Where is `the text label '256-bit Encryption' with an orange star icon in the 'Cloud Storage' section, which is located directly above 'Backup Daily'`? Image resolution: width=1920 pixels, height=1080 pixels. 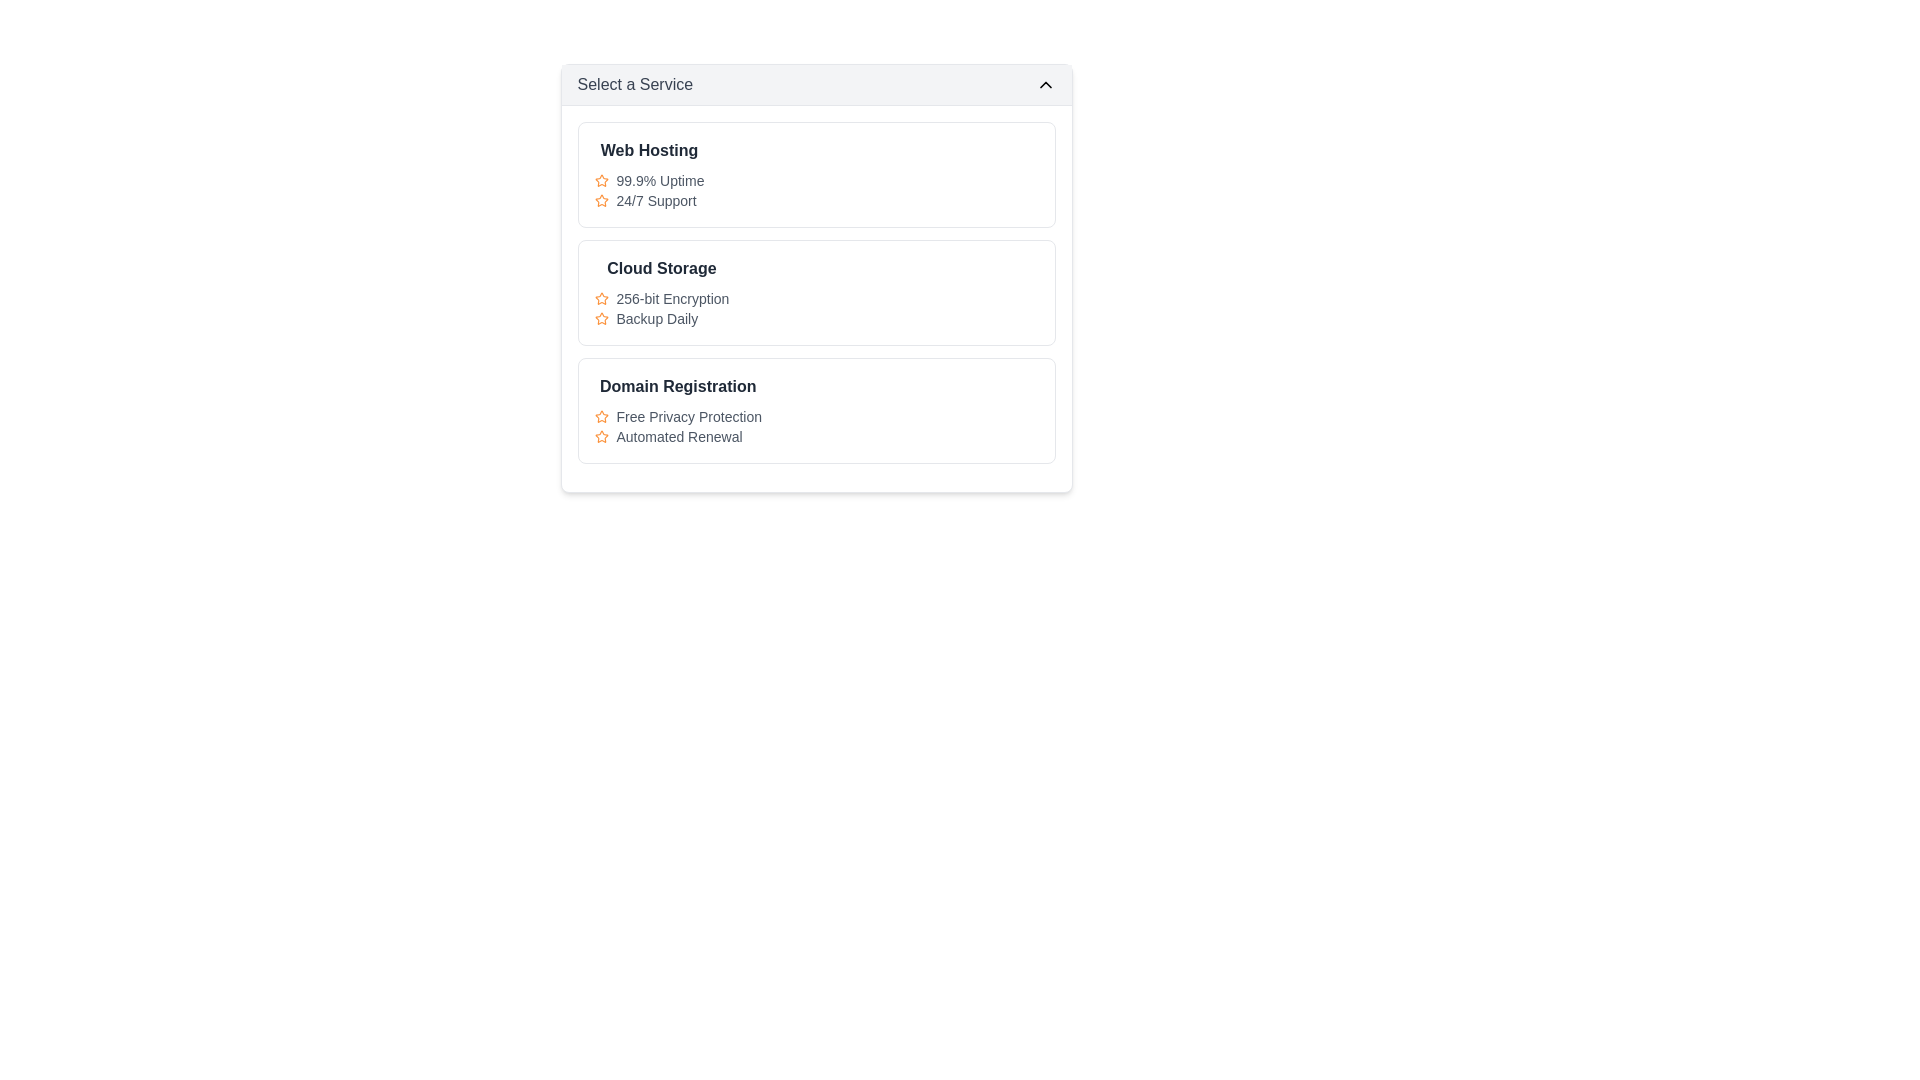
the text label '256-bit Encryption' with an orange star icon in the 'Cloud Storage' section, which is located directly above 'Backup Daily' is located at coordinates (662, 299).